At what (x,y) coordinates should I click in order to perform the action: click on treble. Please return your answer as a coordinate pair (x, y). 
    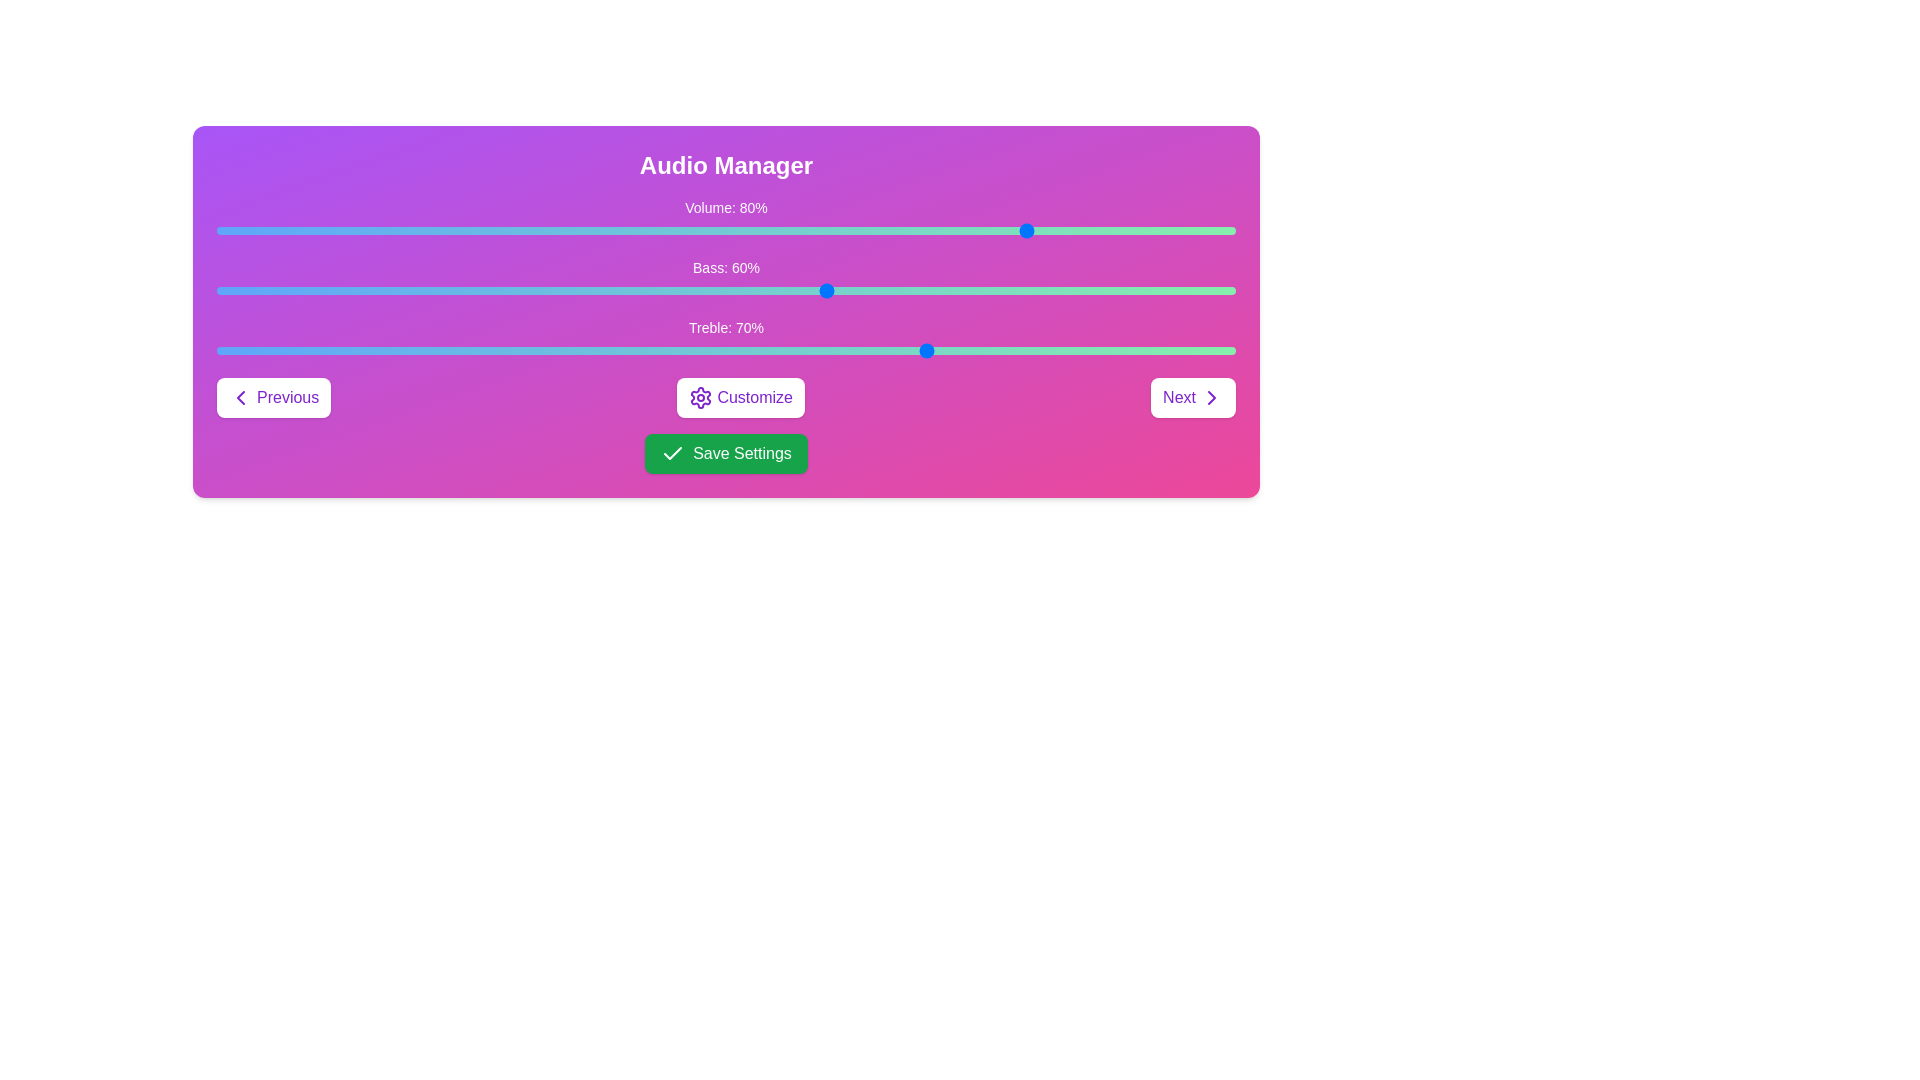
    Looking at the image, I should click on (1092, 350).